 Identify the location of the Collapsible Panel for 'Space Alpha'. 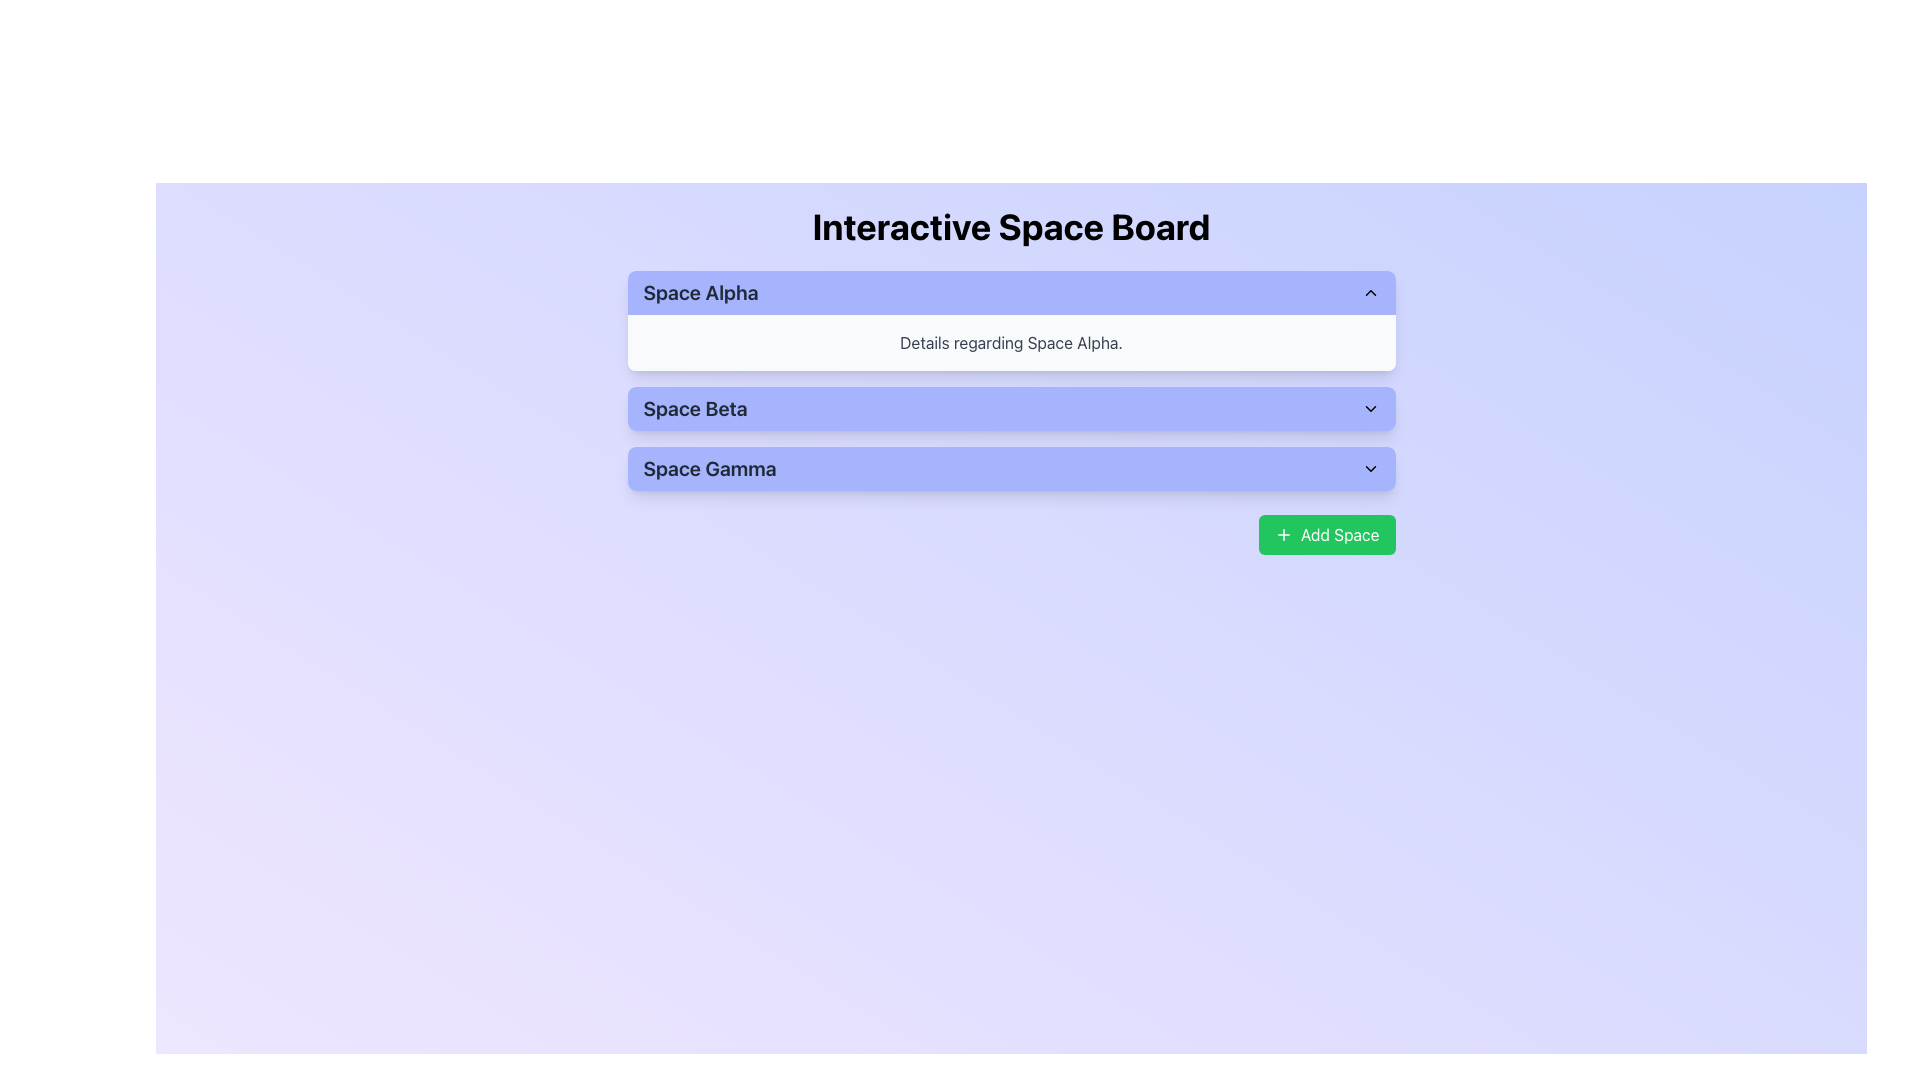
(1011, 381).